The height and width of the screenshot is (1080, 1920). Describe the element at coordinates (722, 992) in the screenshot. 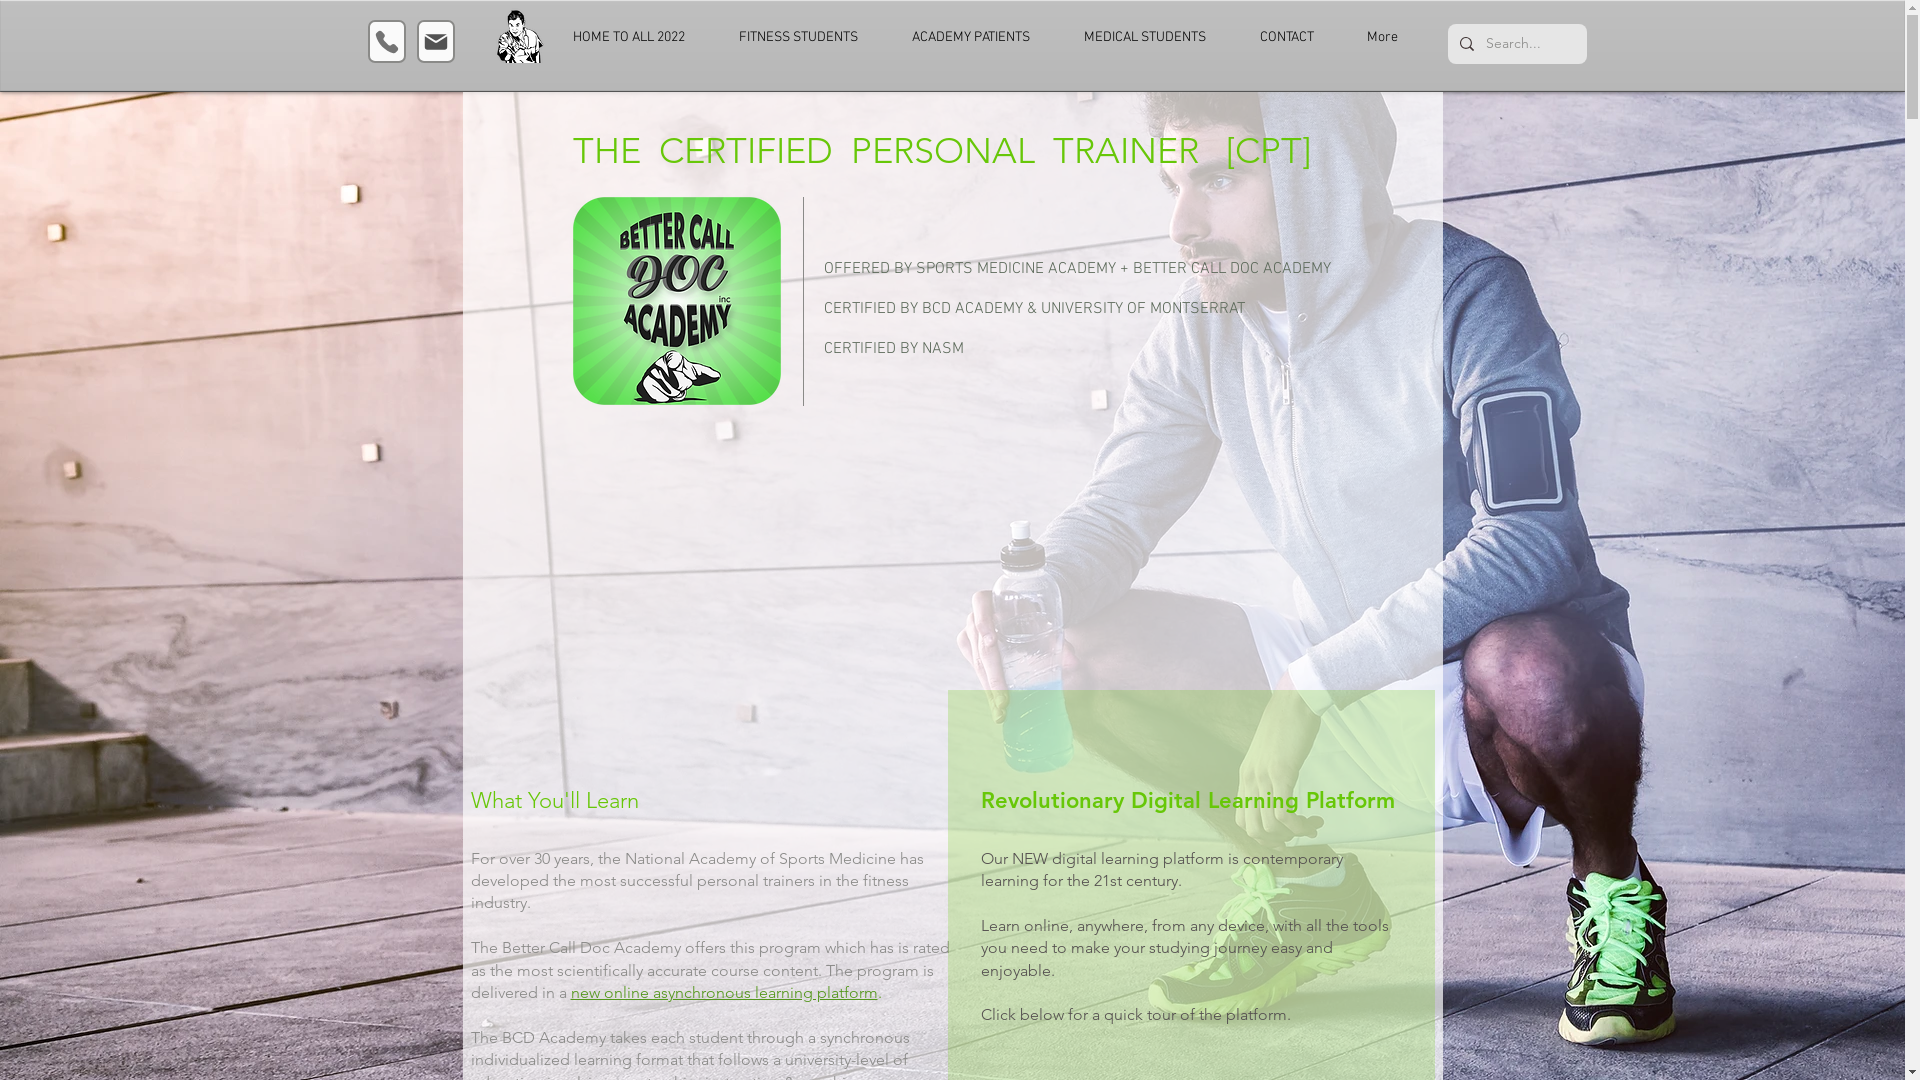

I see `'new online asynchronous learning platform'` at that location.